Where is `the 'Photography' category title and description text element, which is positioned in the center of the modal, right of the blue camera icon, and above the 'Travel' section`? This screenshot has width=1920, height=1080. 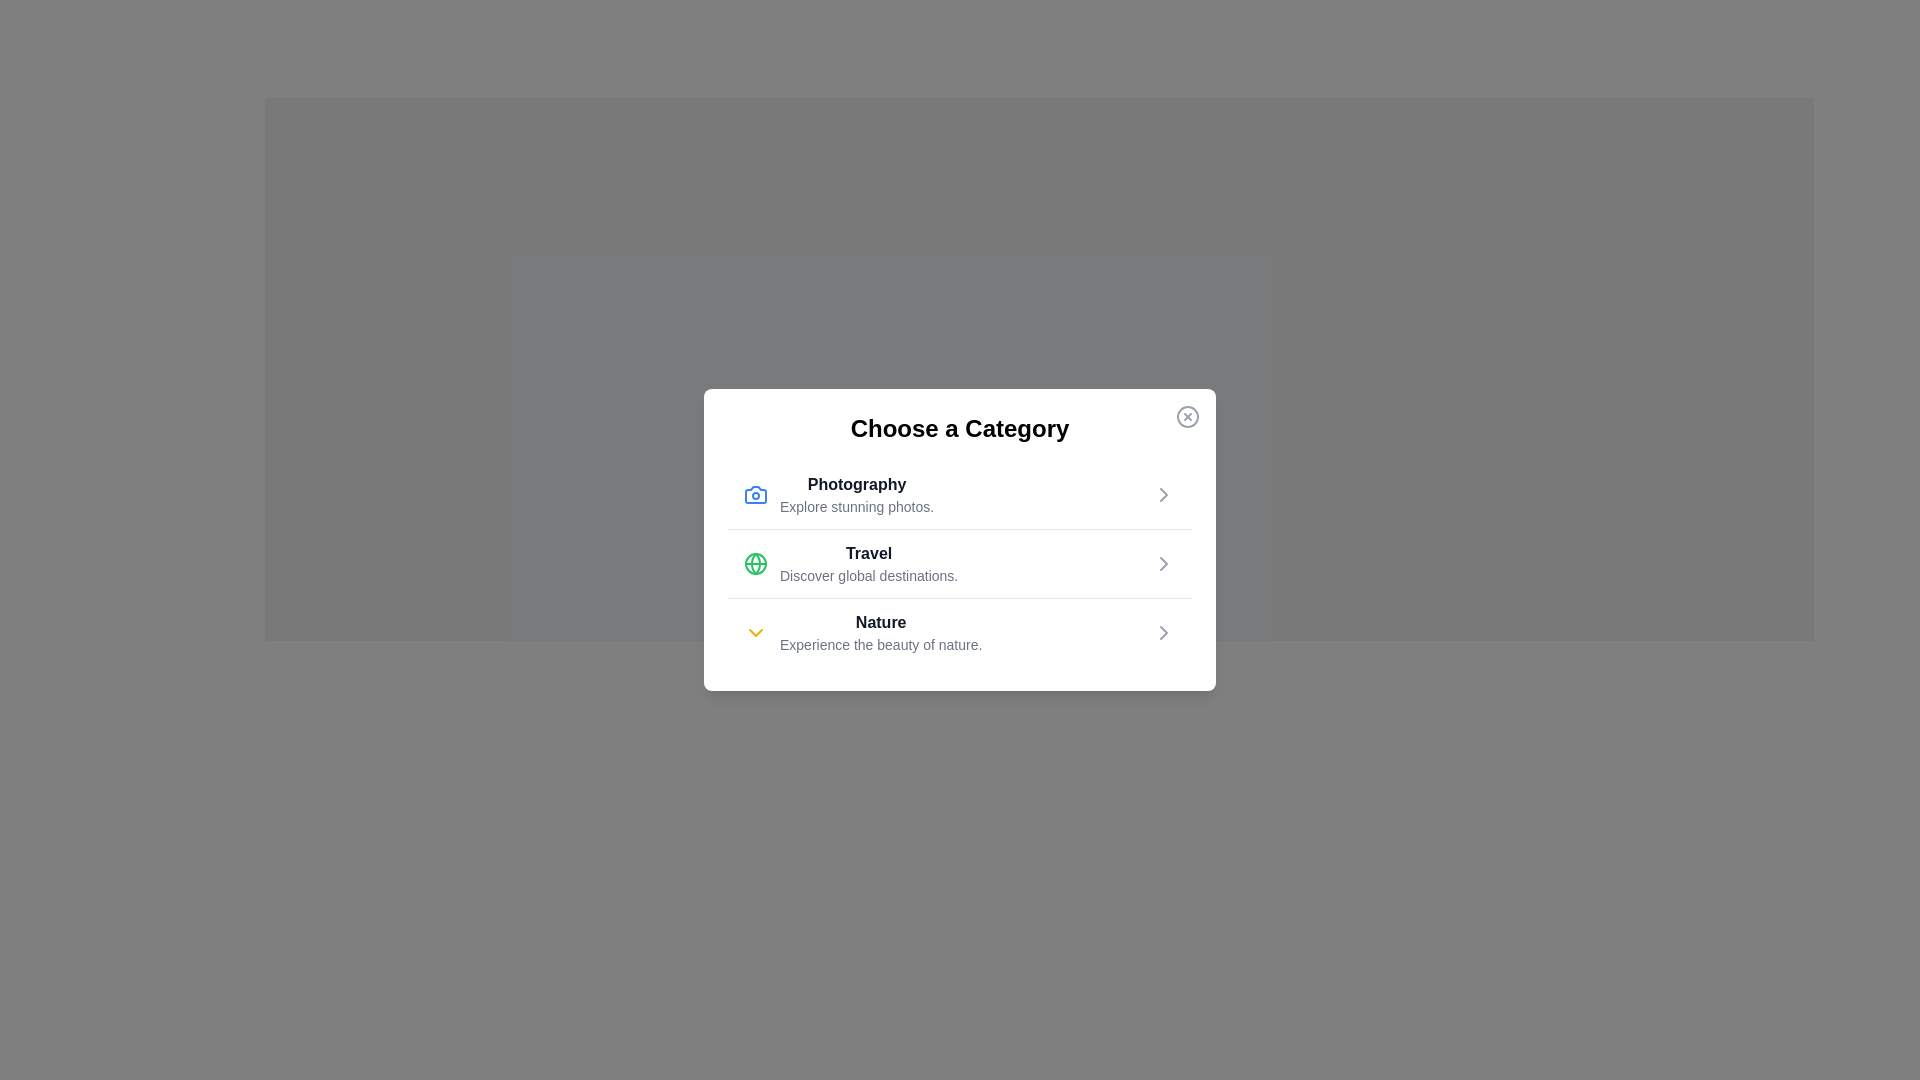 the 'Photography' category title and description text element, which is positioned in the center of the modal, right of the blue camera icon, and above the 'Travel' section is located at coordinates (857, 494).